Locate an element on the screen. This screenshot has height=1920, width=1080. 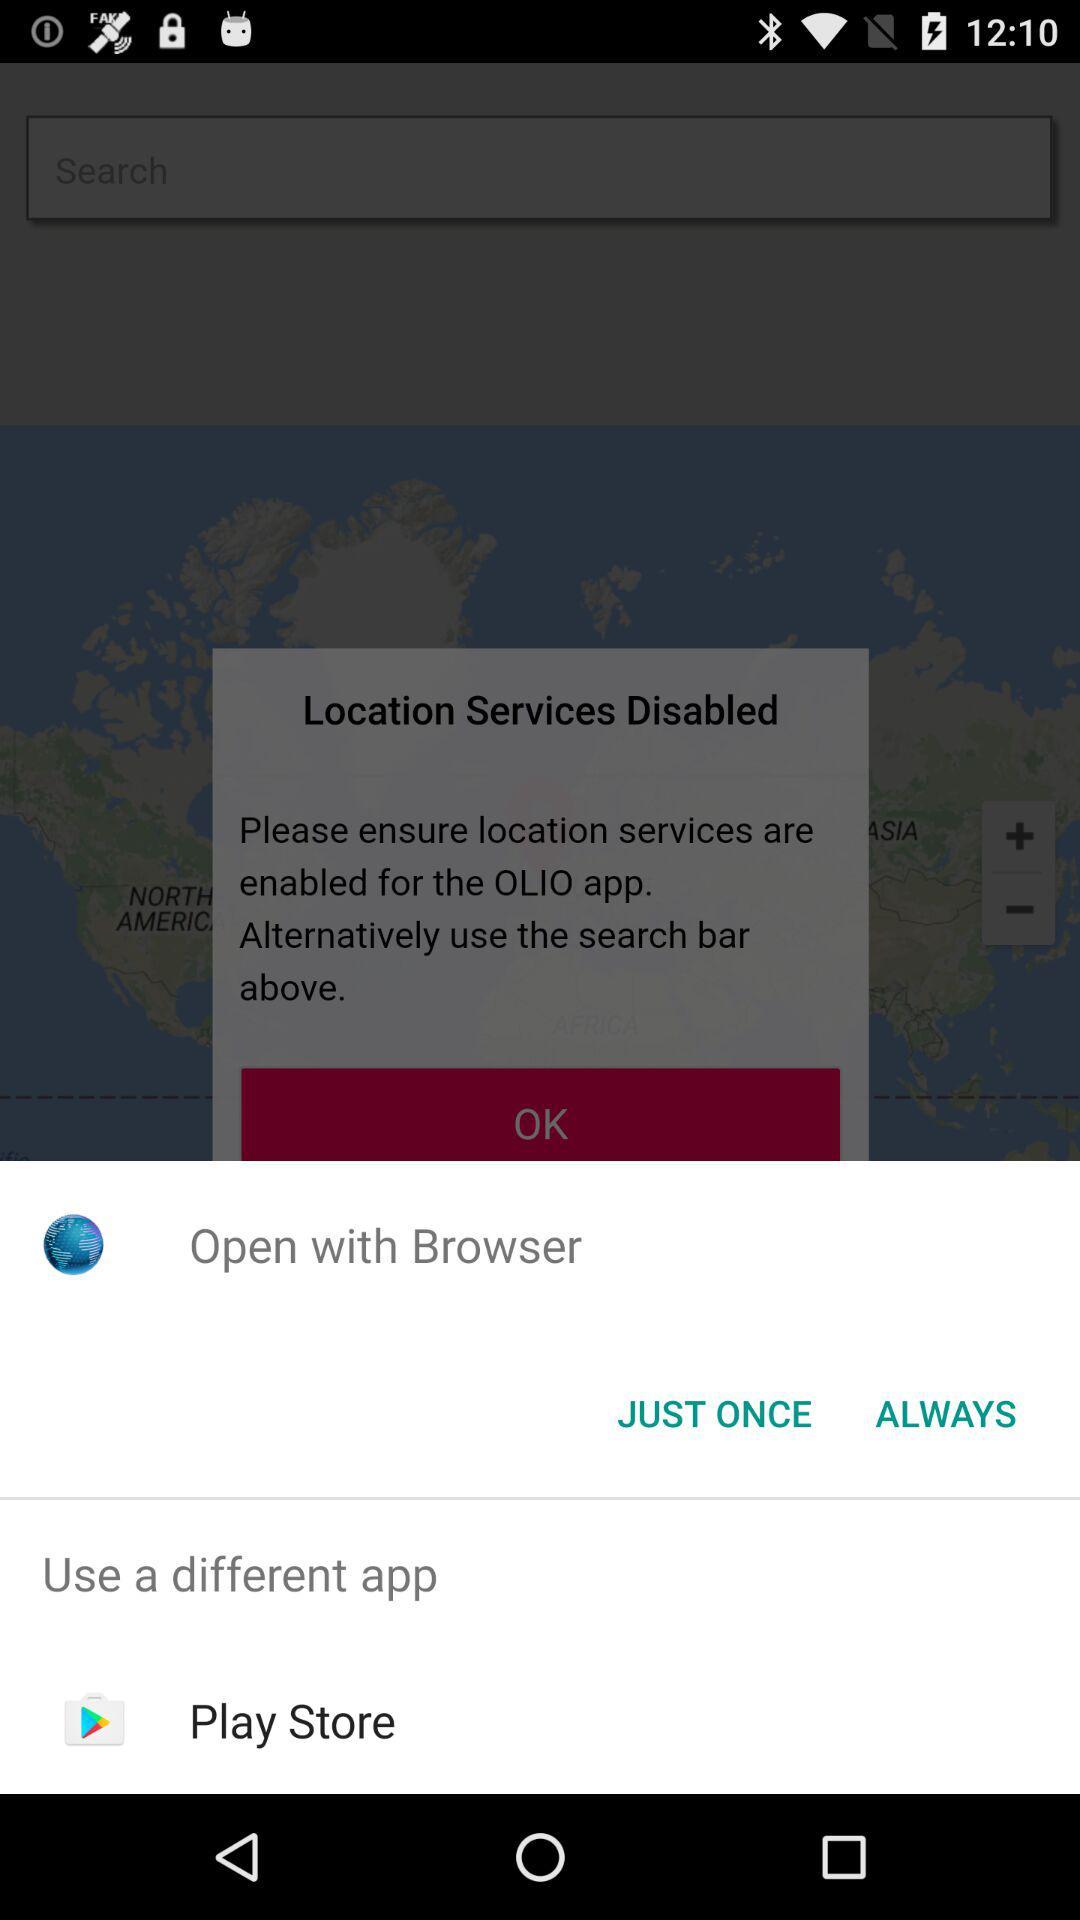
the item above the play store app is located at coordinates (540, 1572).